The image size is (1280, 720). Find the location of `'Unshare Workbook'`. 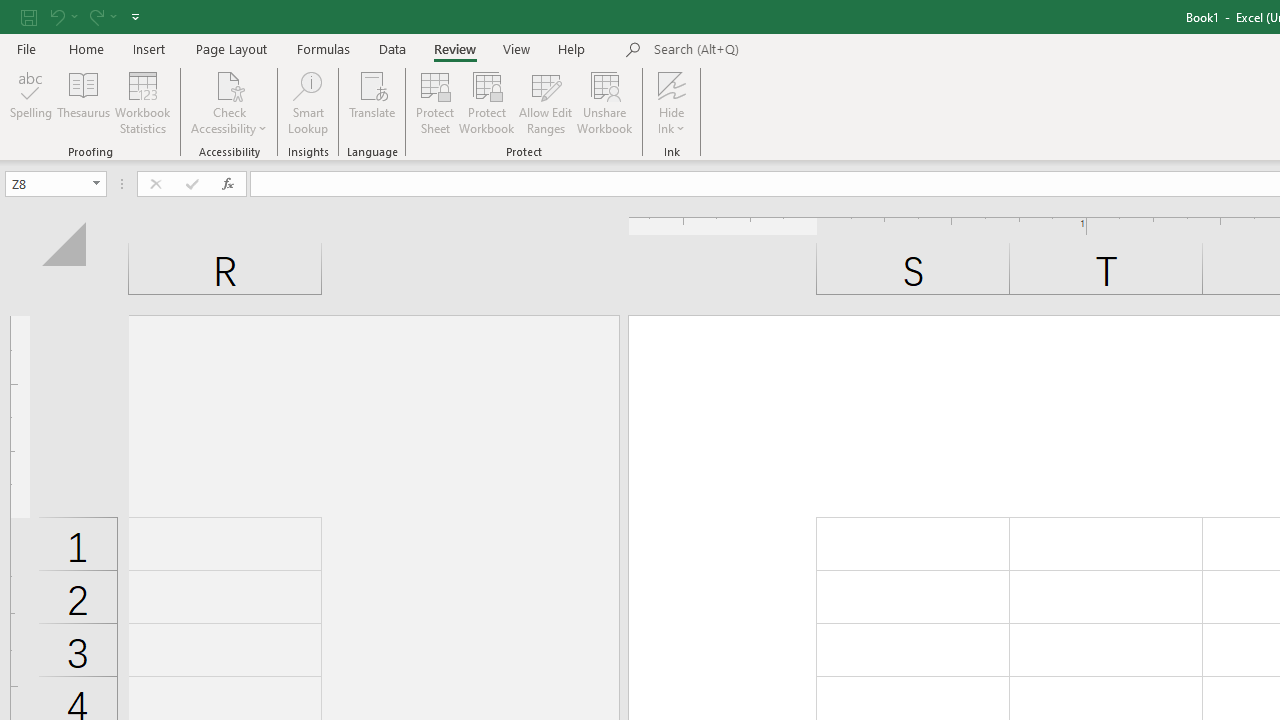

'Unshare Workbook' is located at coordinates (603, 103).